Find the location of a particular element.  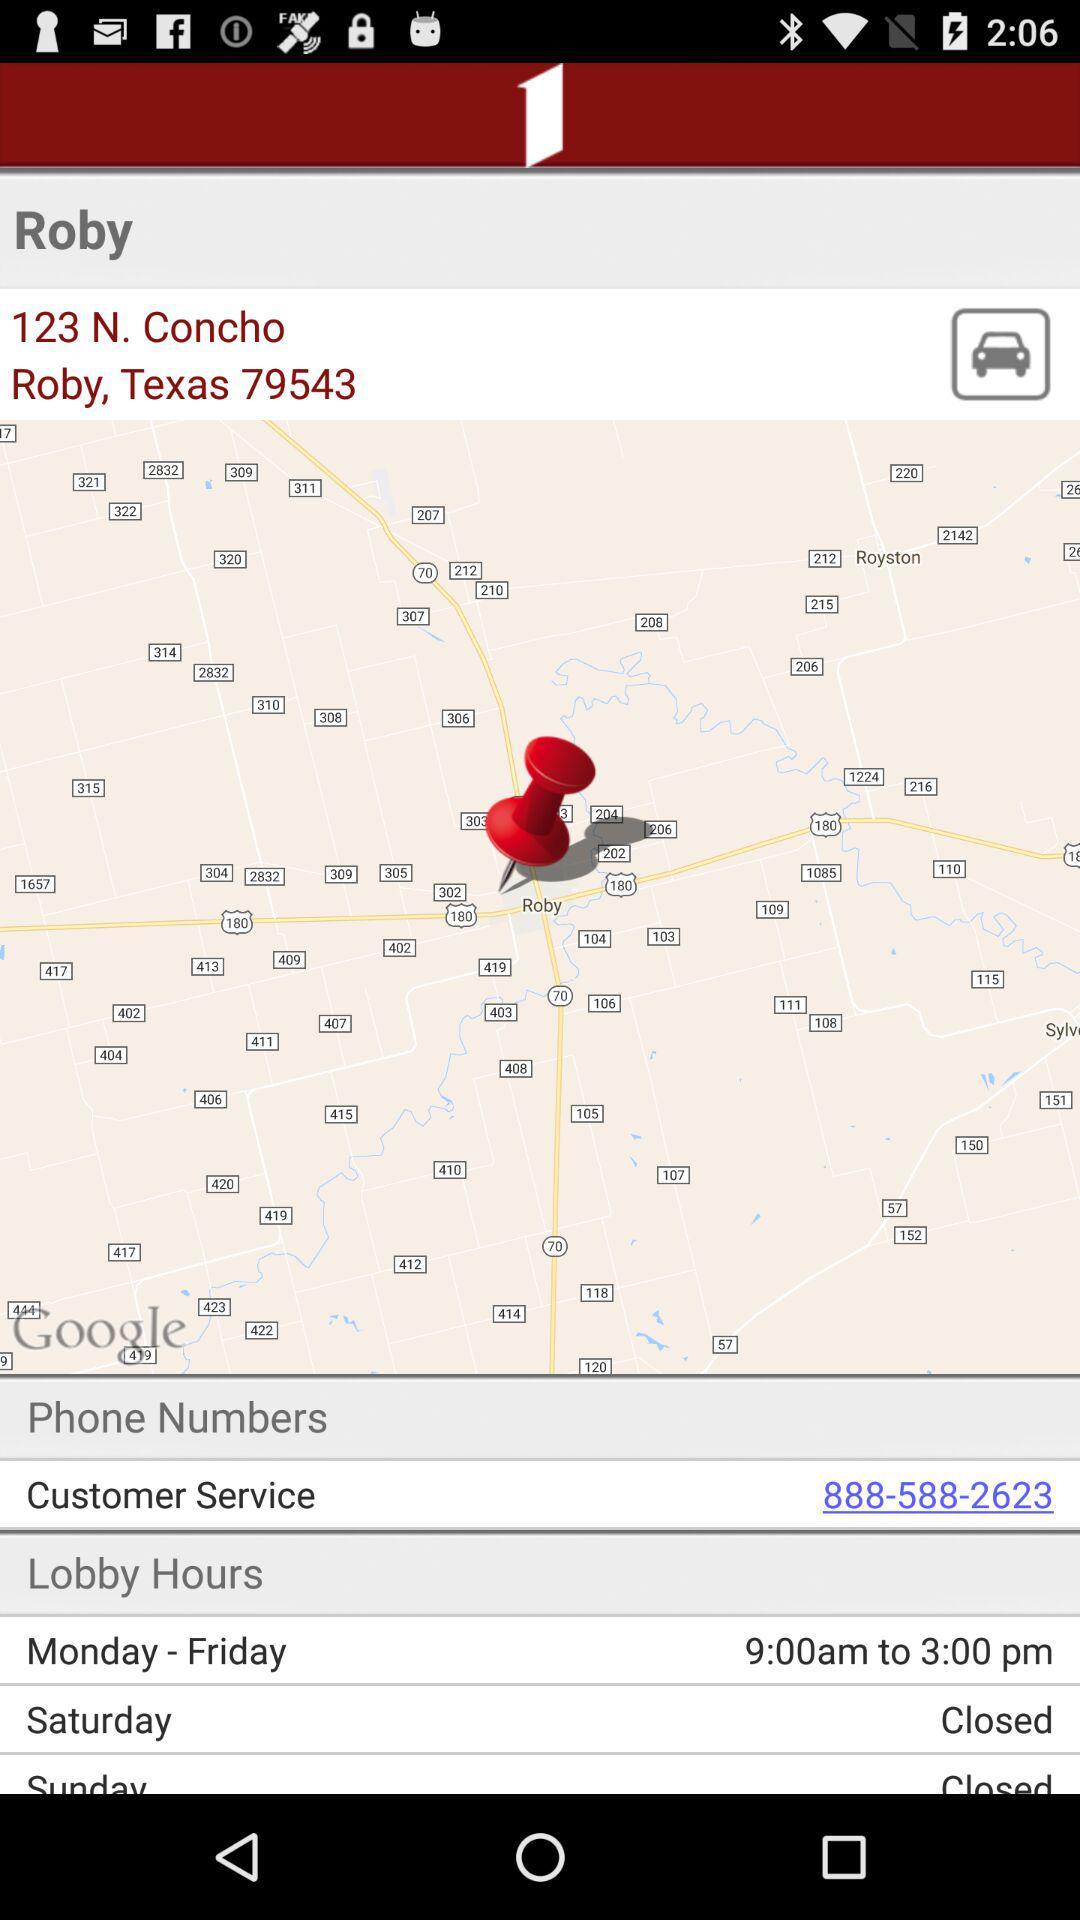

the saturday app is located at coordinates (290, 1717).